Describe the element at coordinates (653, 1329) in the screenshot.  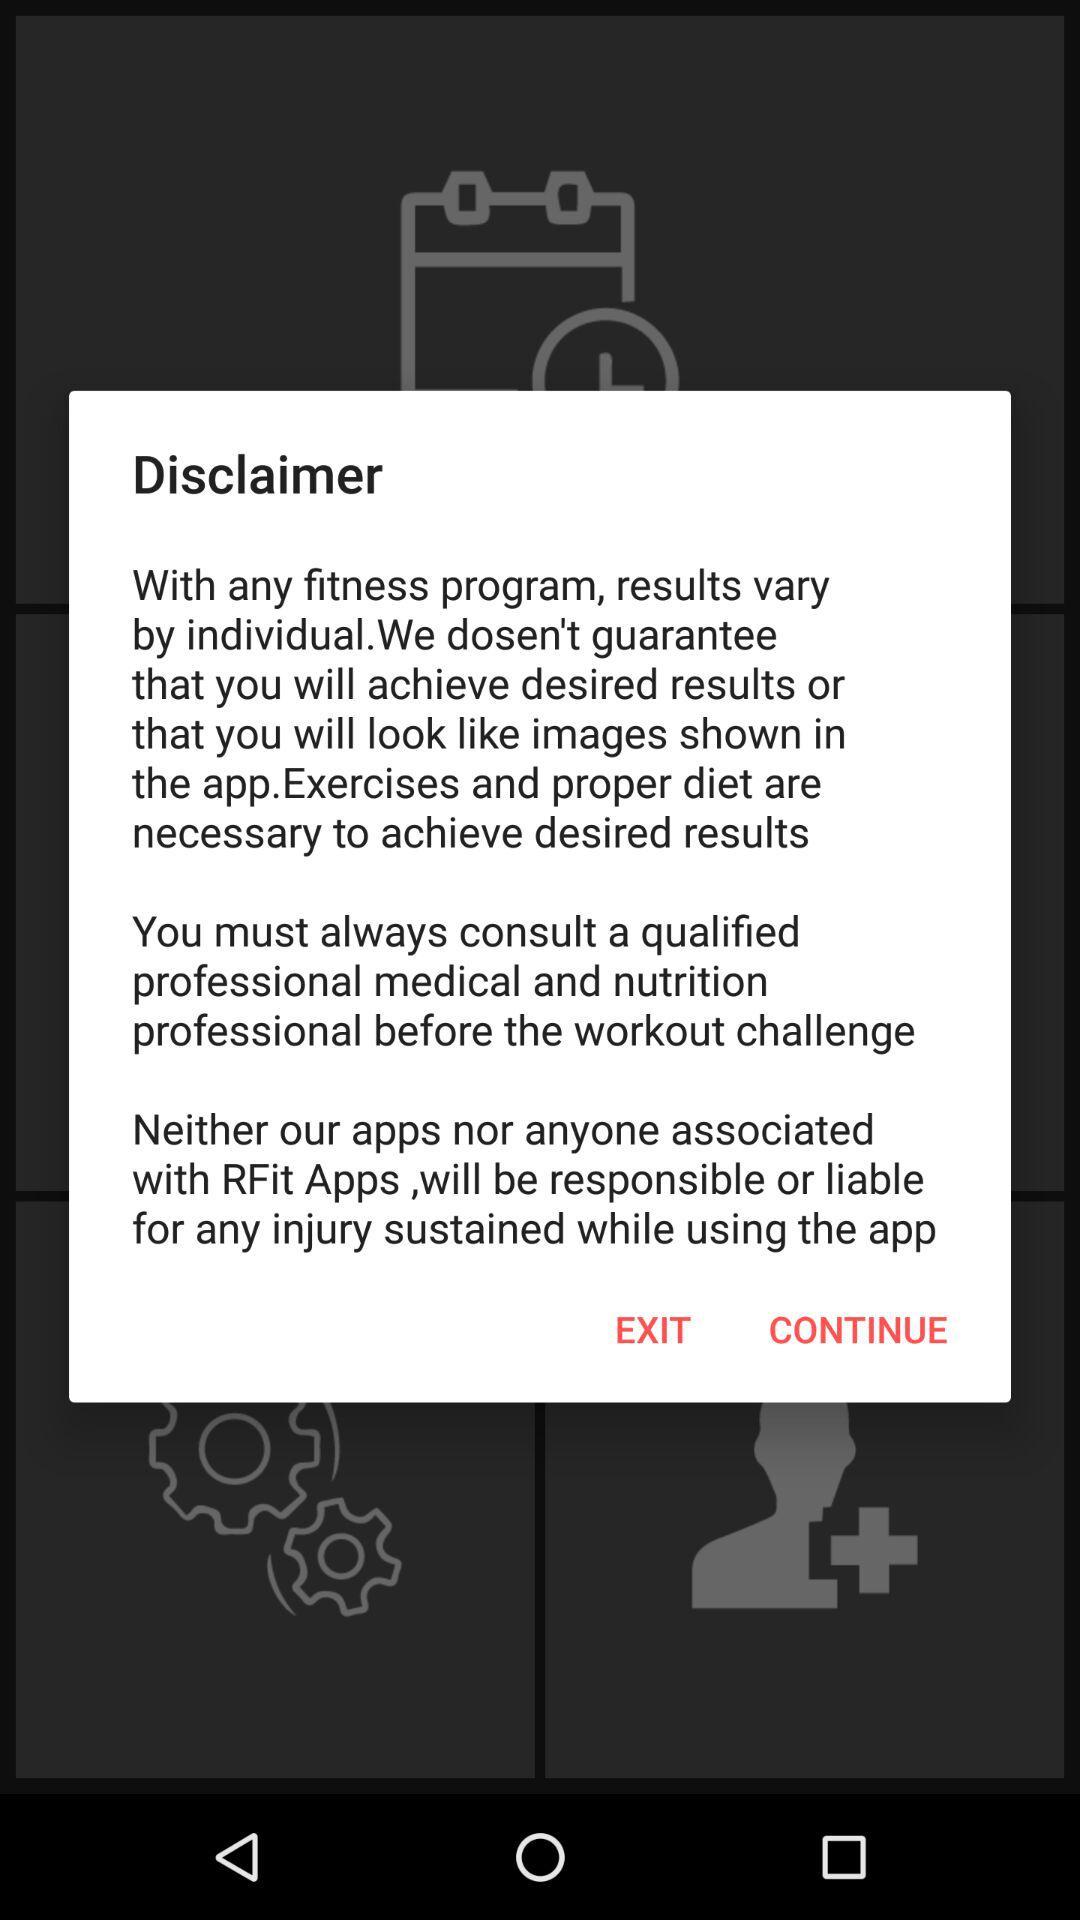
I see `the icon to the left of the continue icon` at that location.